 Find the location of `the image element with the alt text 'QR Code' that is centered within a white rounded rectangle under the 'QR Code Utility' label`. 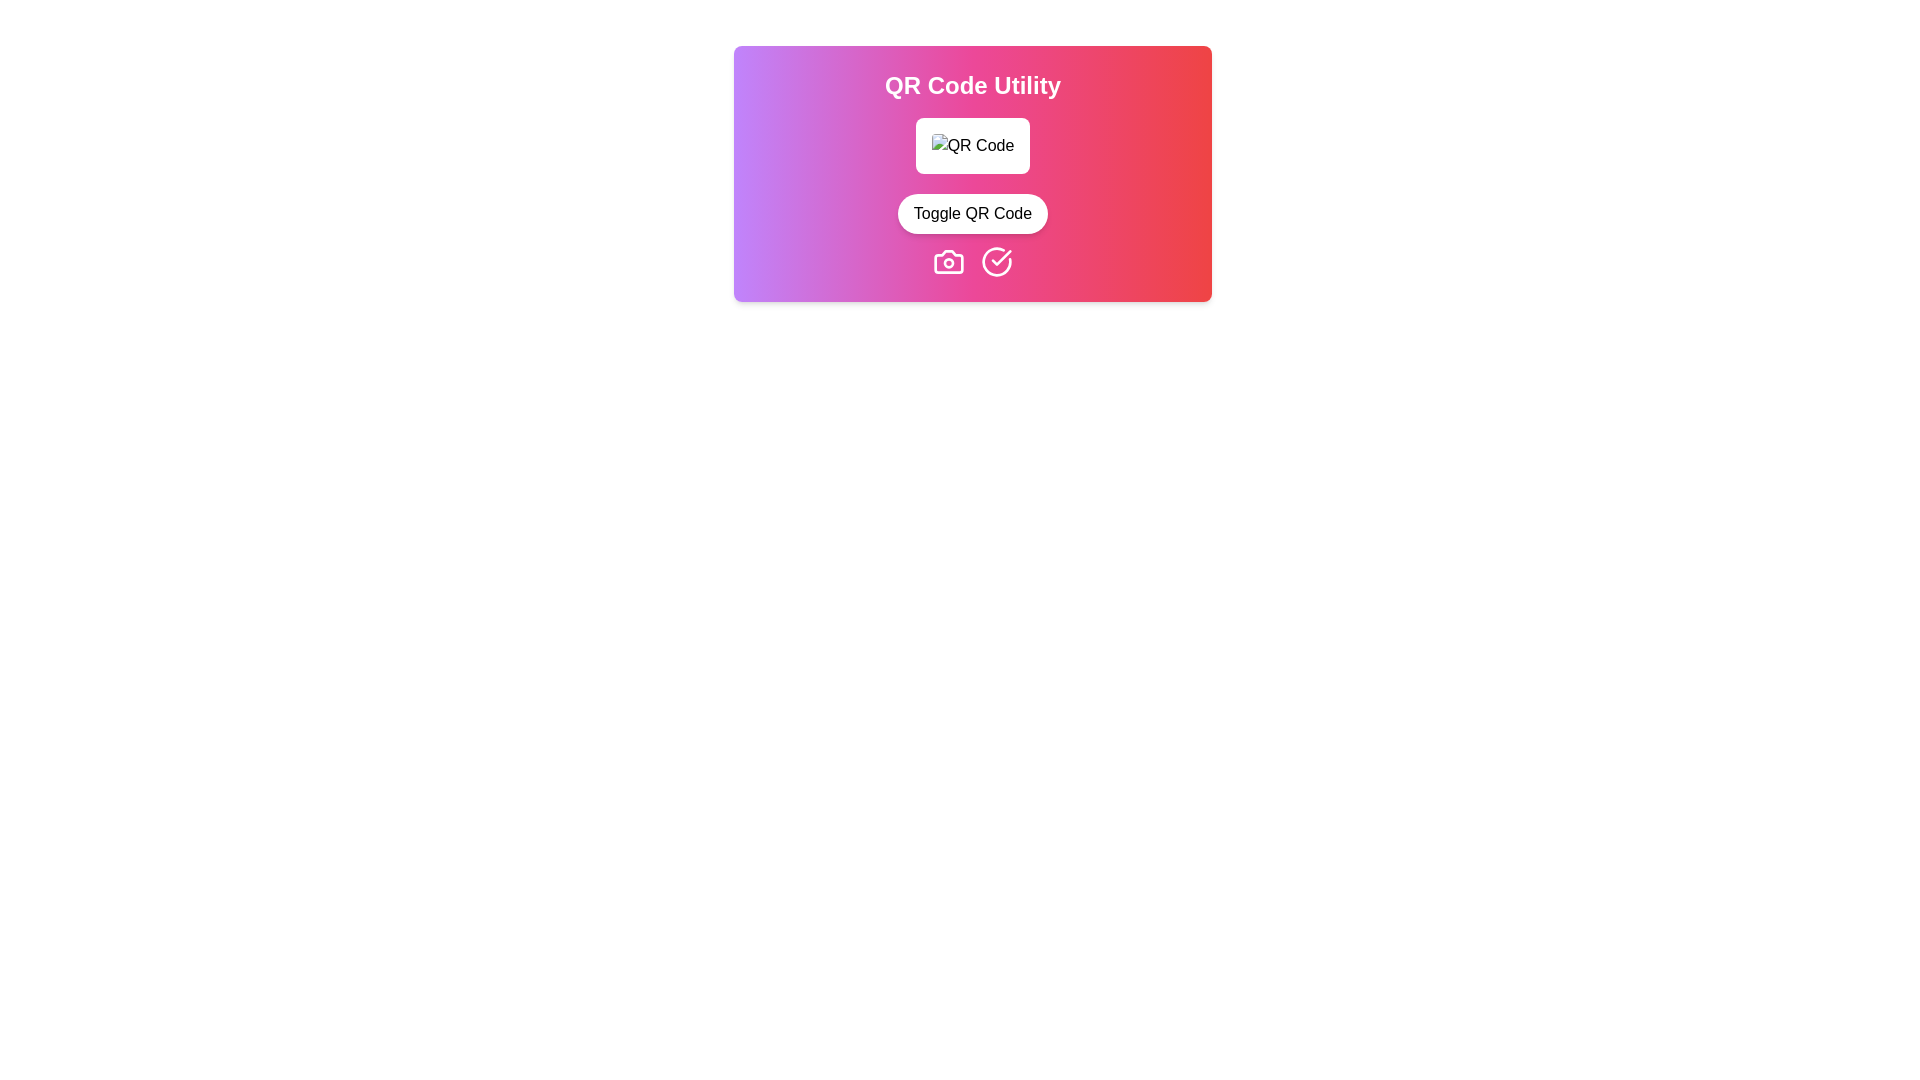

the image element with the alt text 'QR Code' that is centered within a white rounded rectangle under the 'QR Code Utility' label is located at coordinates (973, 145).